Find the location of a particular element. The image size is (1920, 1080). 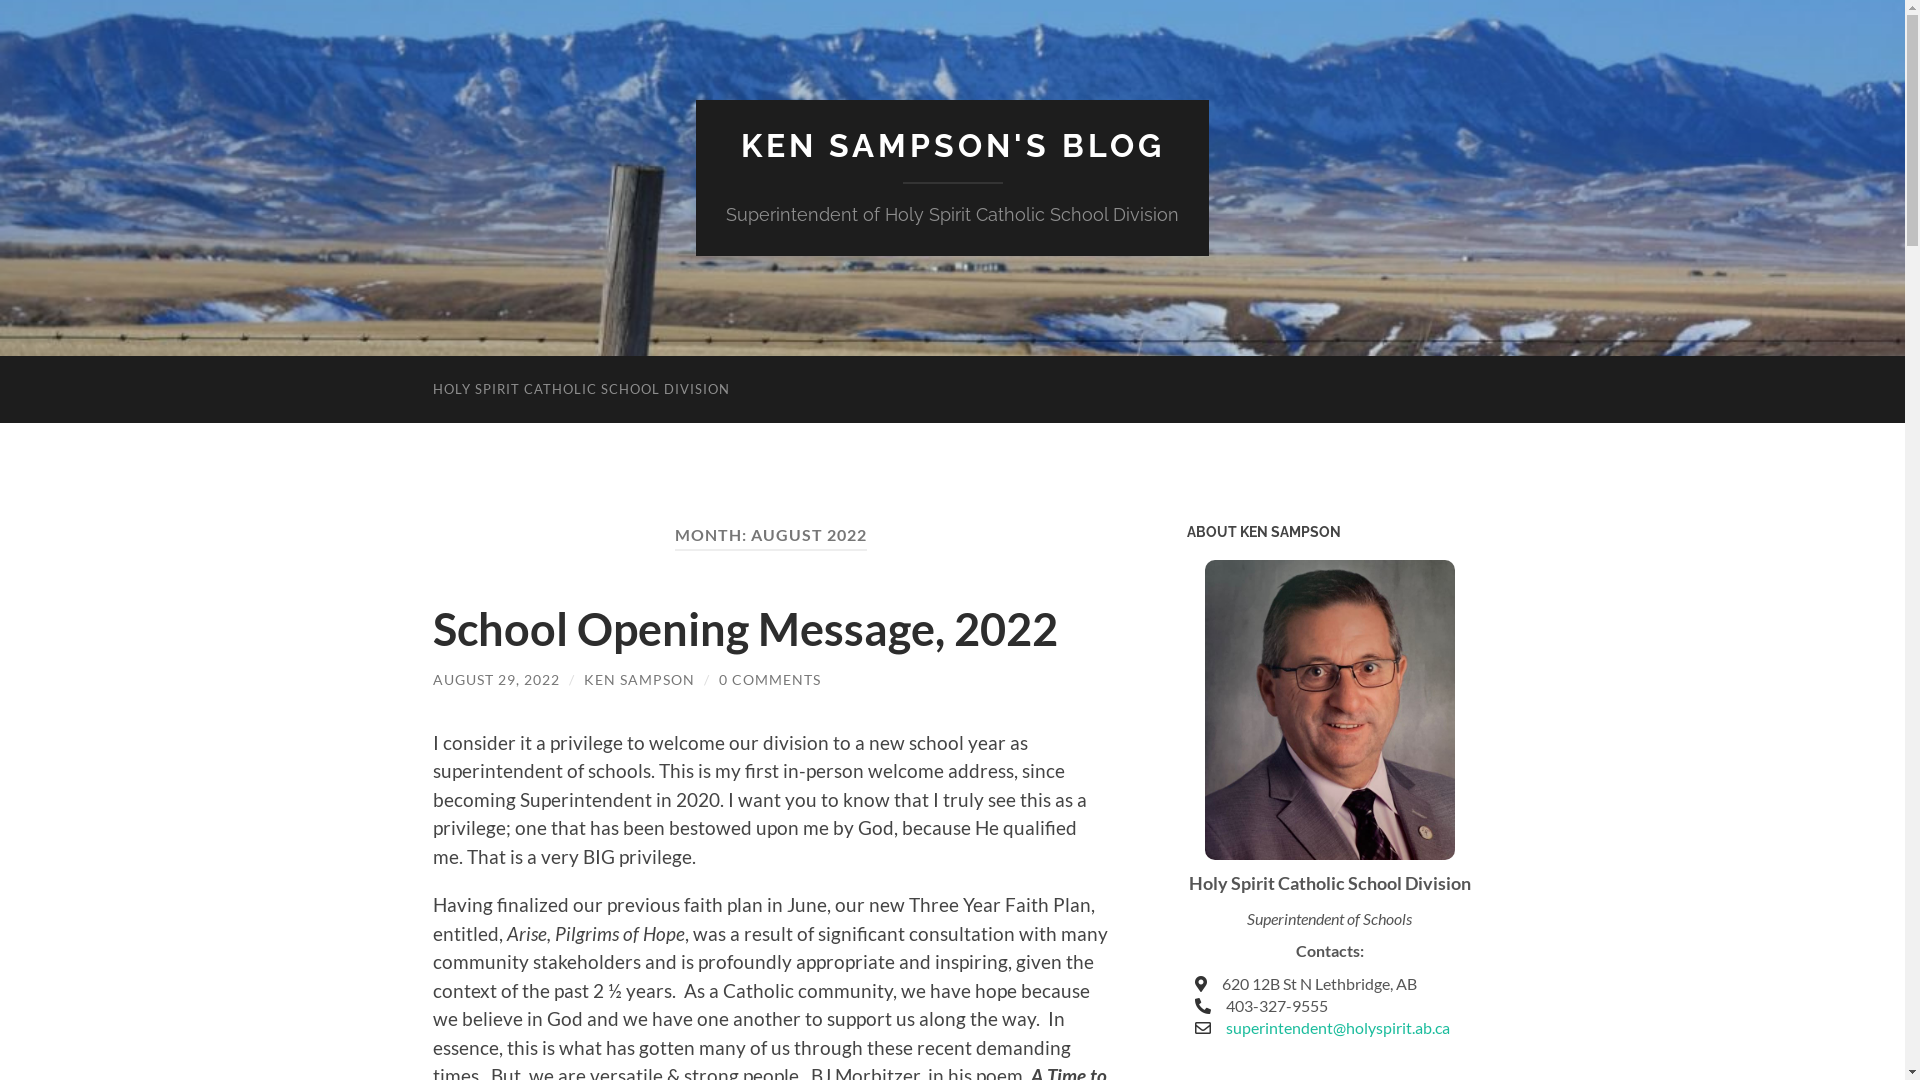

'0 COMMENTS' is located at coordinates (767, 678).